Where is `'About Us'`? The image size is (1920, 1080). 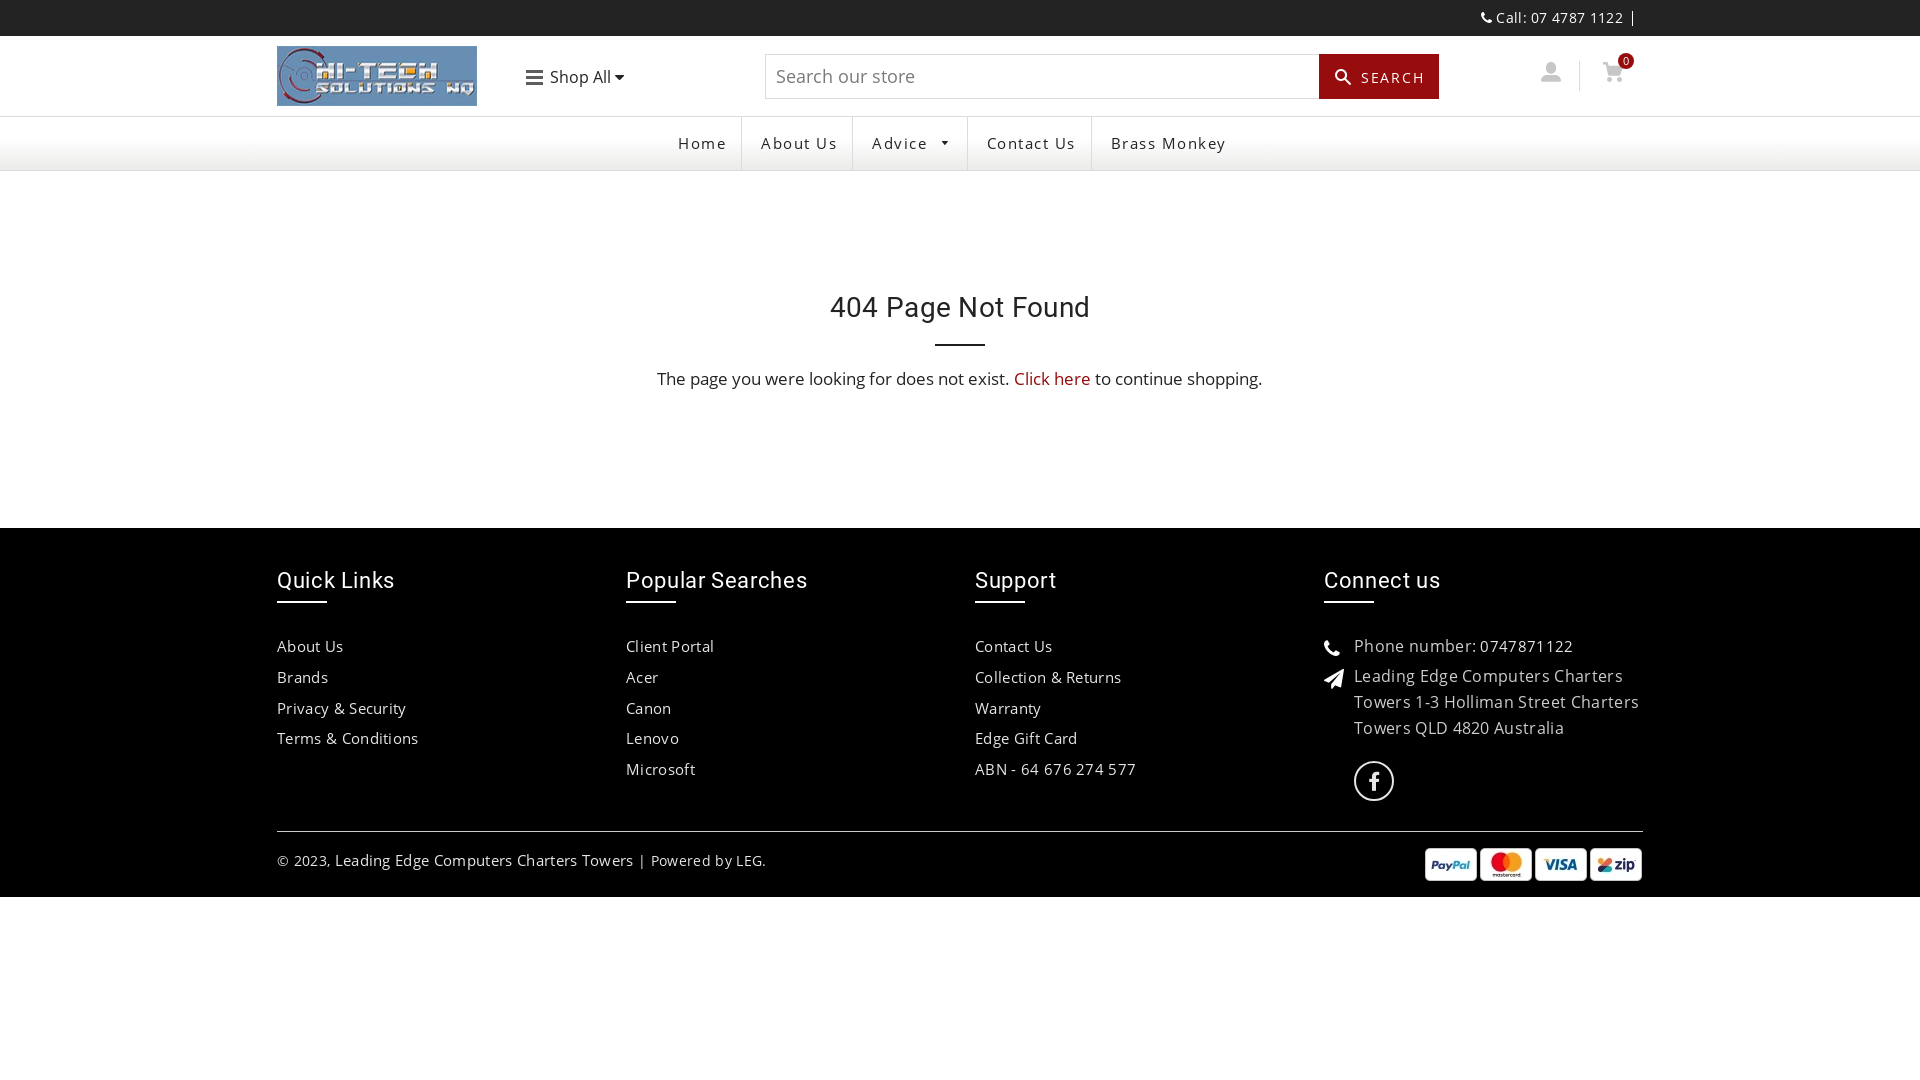 'About Us' is located at coordinates (744, 142).